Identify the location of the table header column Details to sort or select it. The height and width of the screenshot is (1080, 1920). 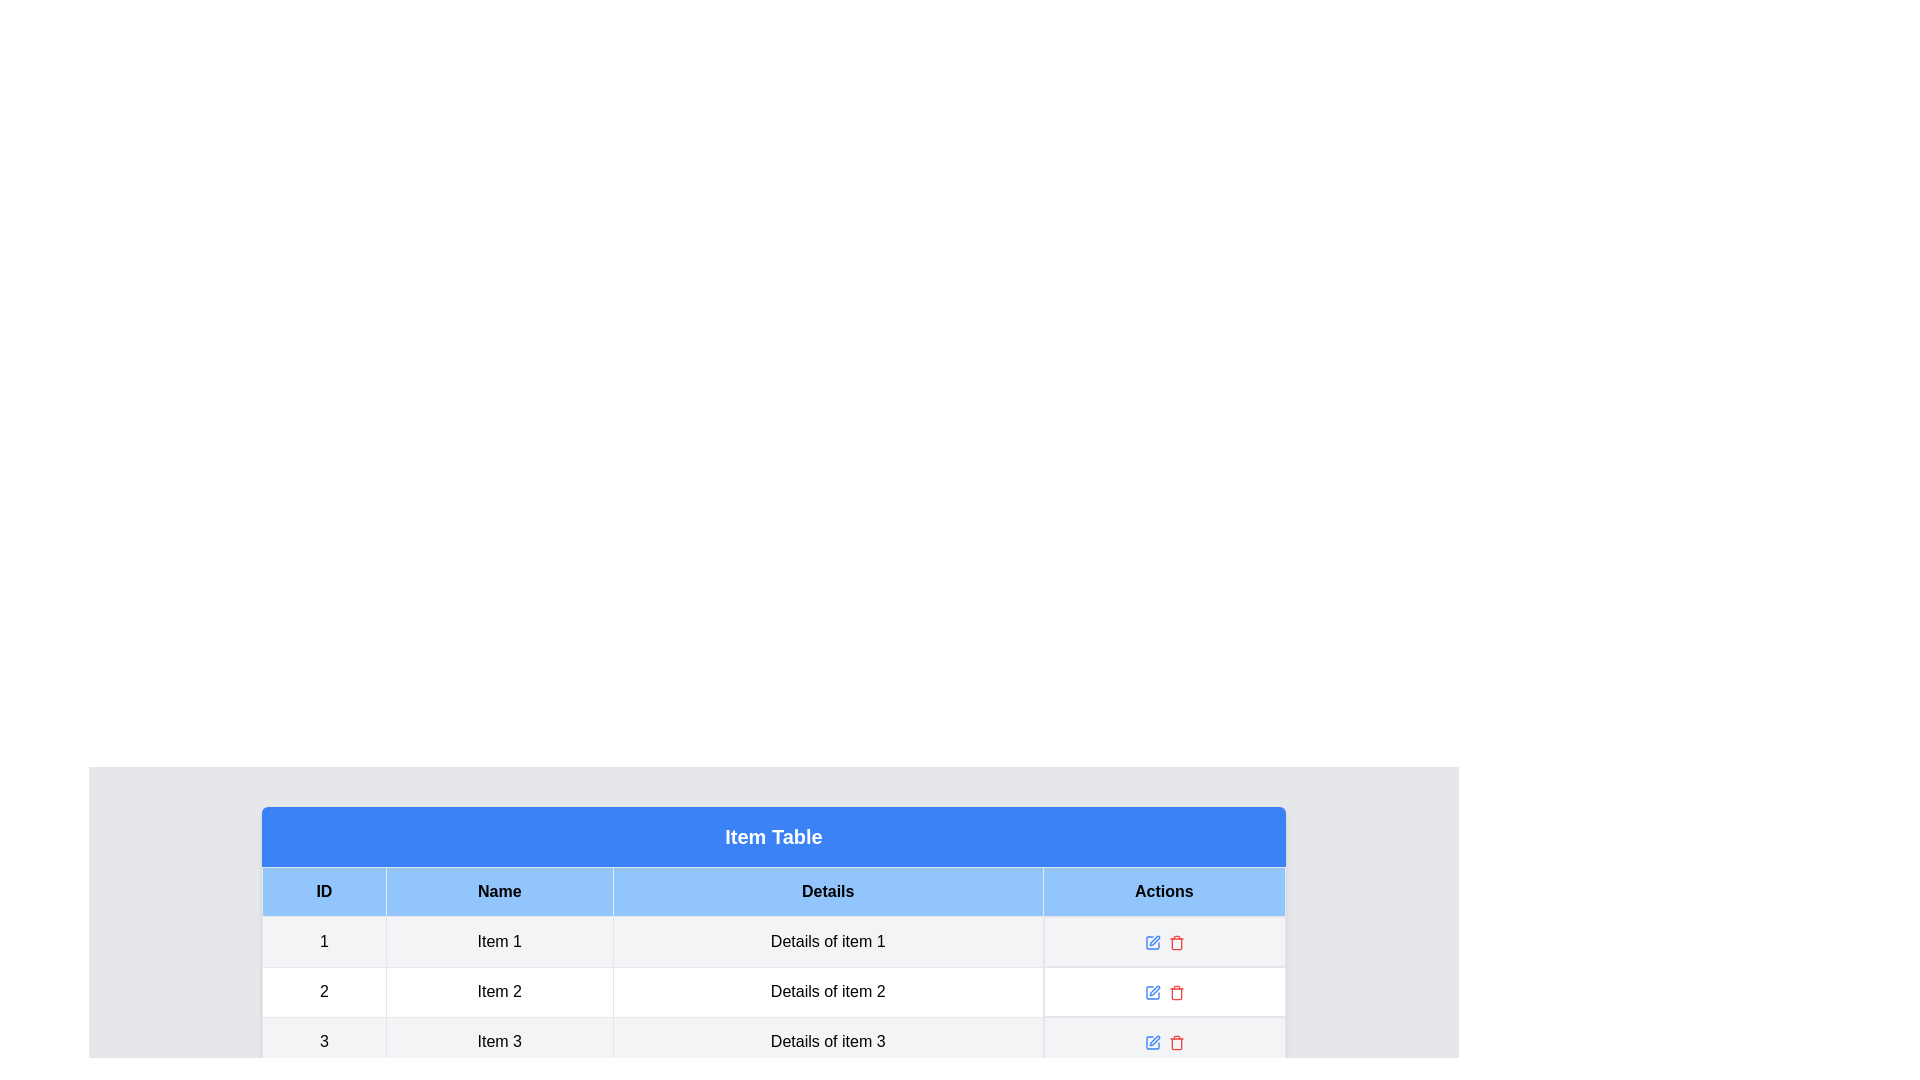
(828, 890).